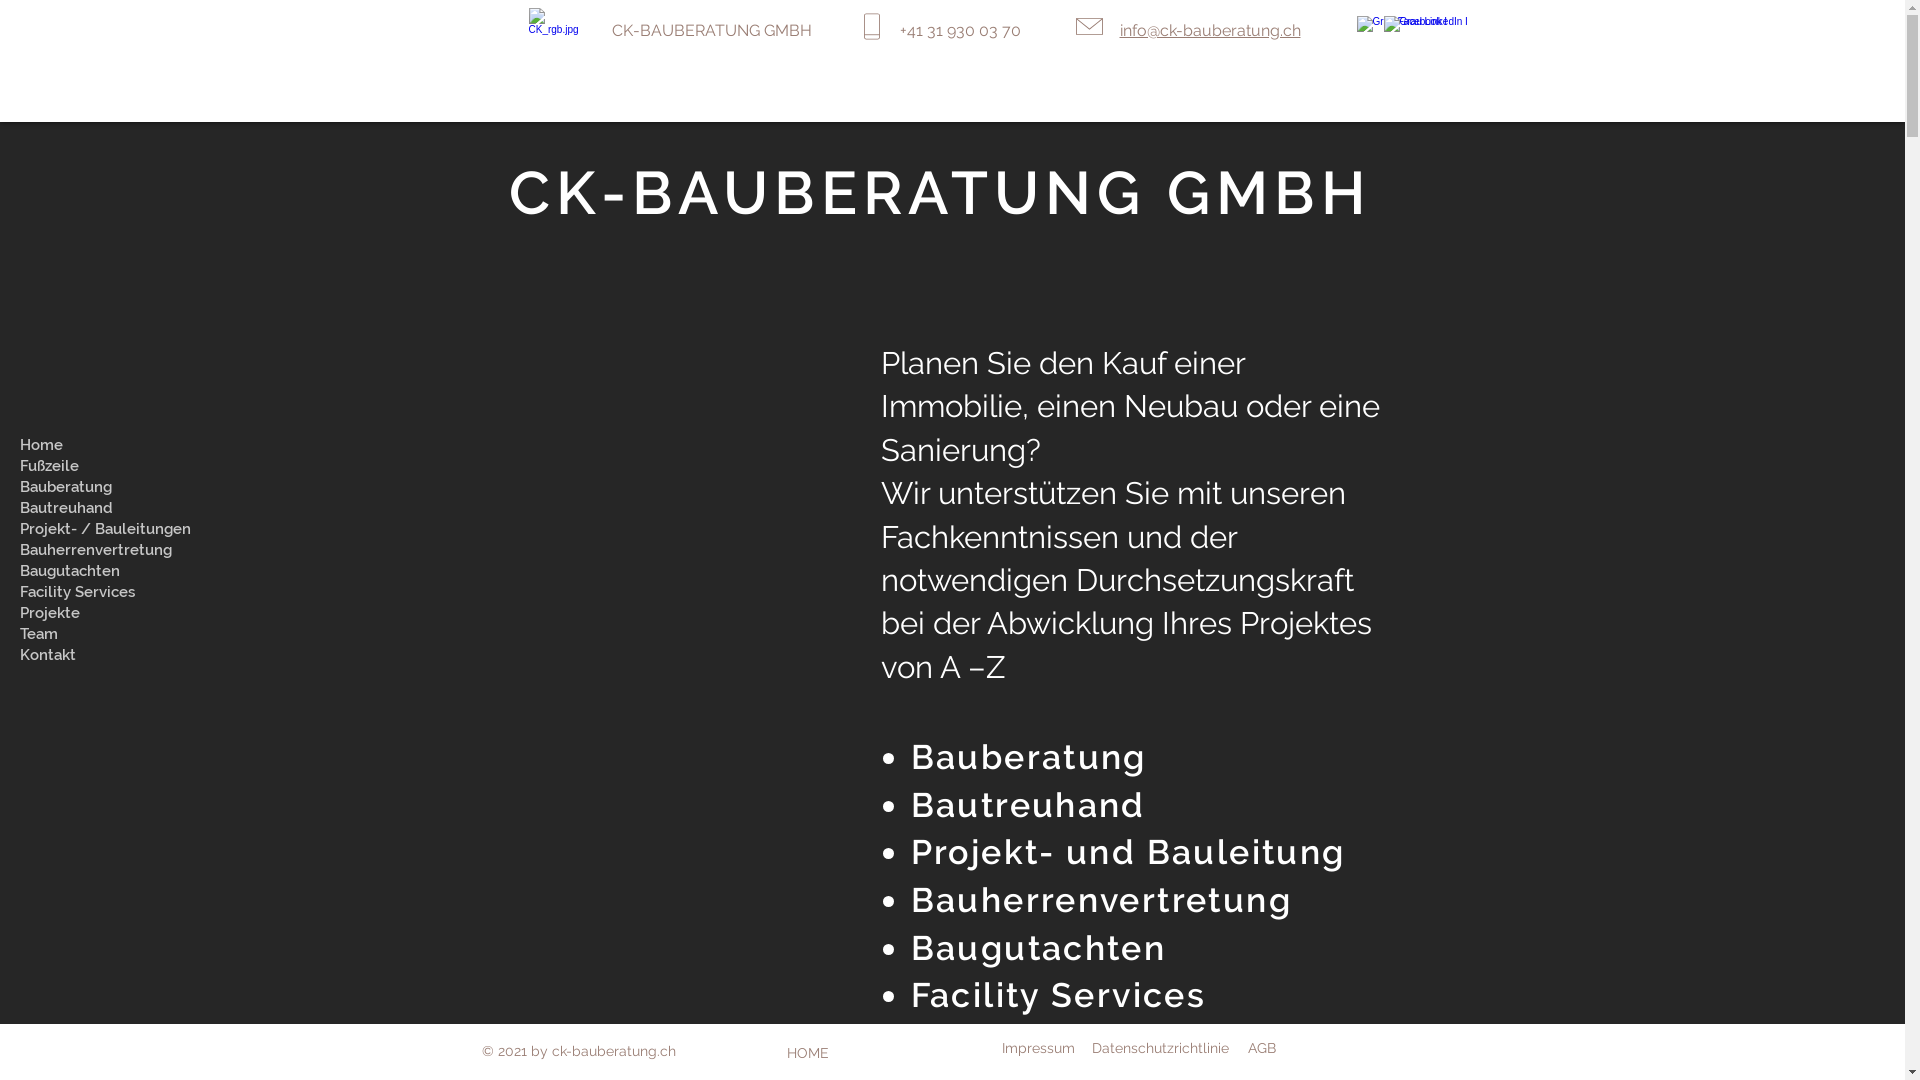  I want to click on 'HOME', so click(807, 1052).